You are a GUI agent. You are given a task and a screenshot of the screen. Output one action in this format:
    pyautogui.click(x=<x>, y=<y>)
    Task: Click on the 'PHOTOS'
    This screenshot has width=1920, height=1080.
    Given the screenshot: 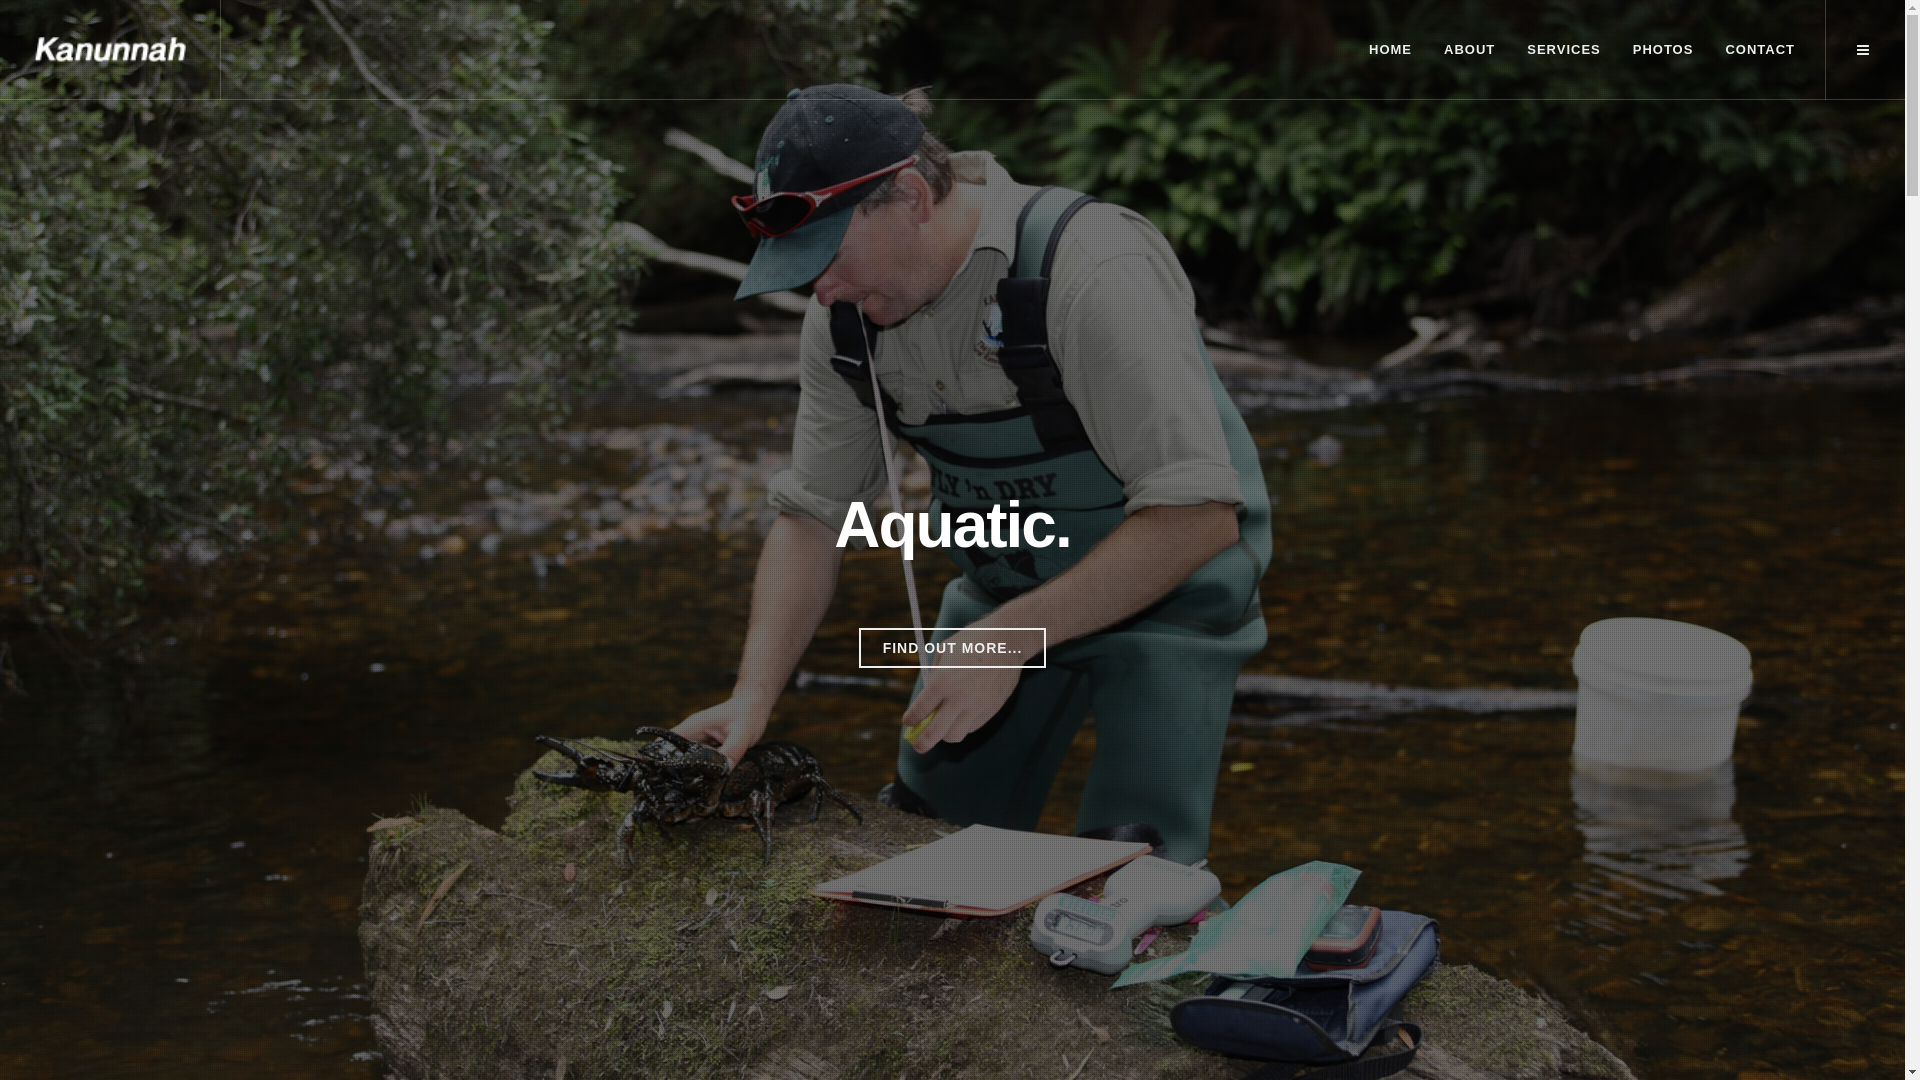 What is the action you would take?
    pyautogui.click(x=1663, y=49)
    